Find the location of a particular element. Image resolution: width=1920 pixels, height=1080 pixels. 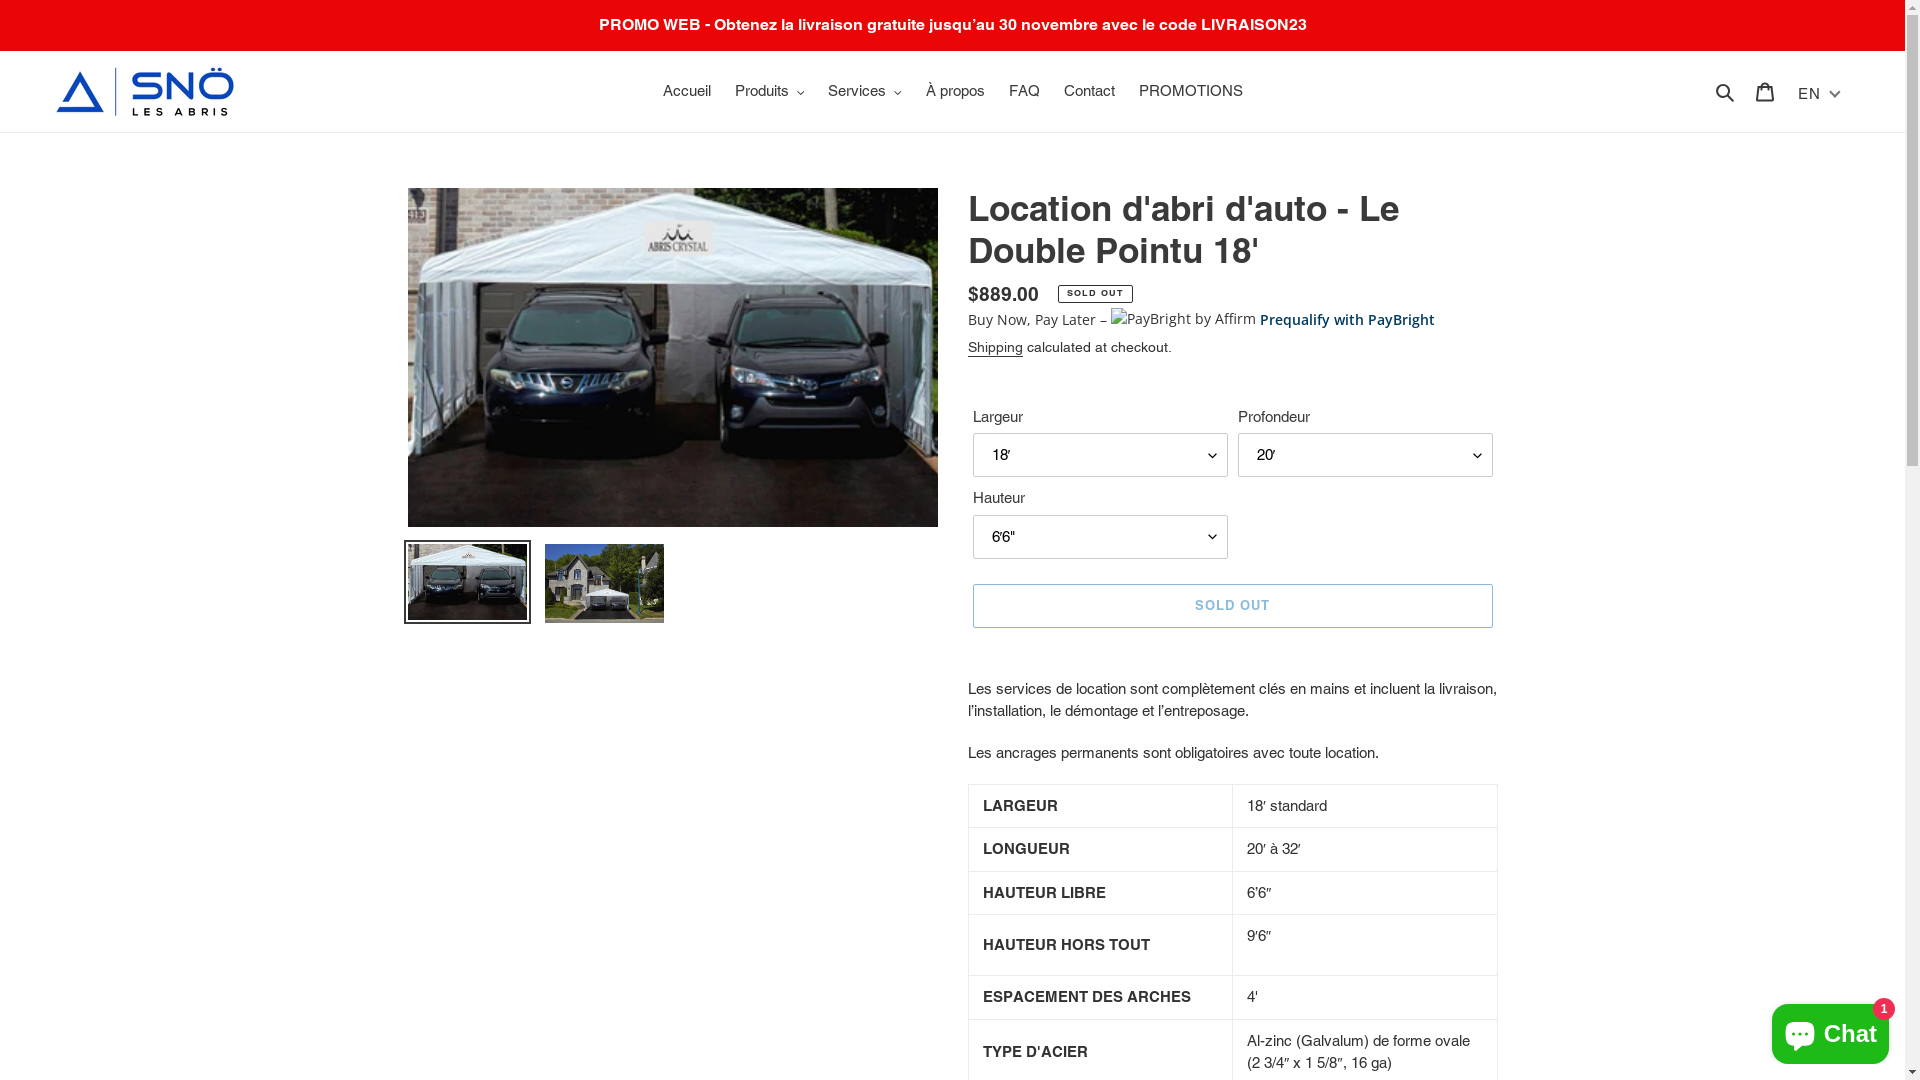

'SOLD OUT' is located at coordinates (971, 604).